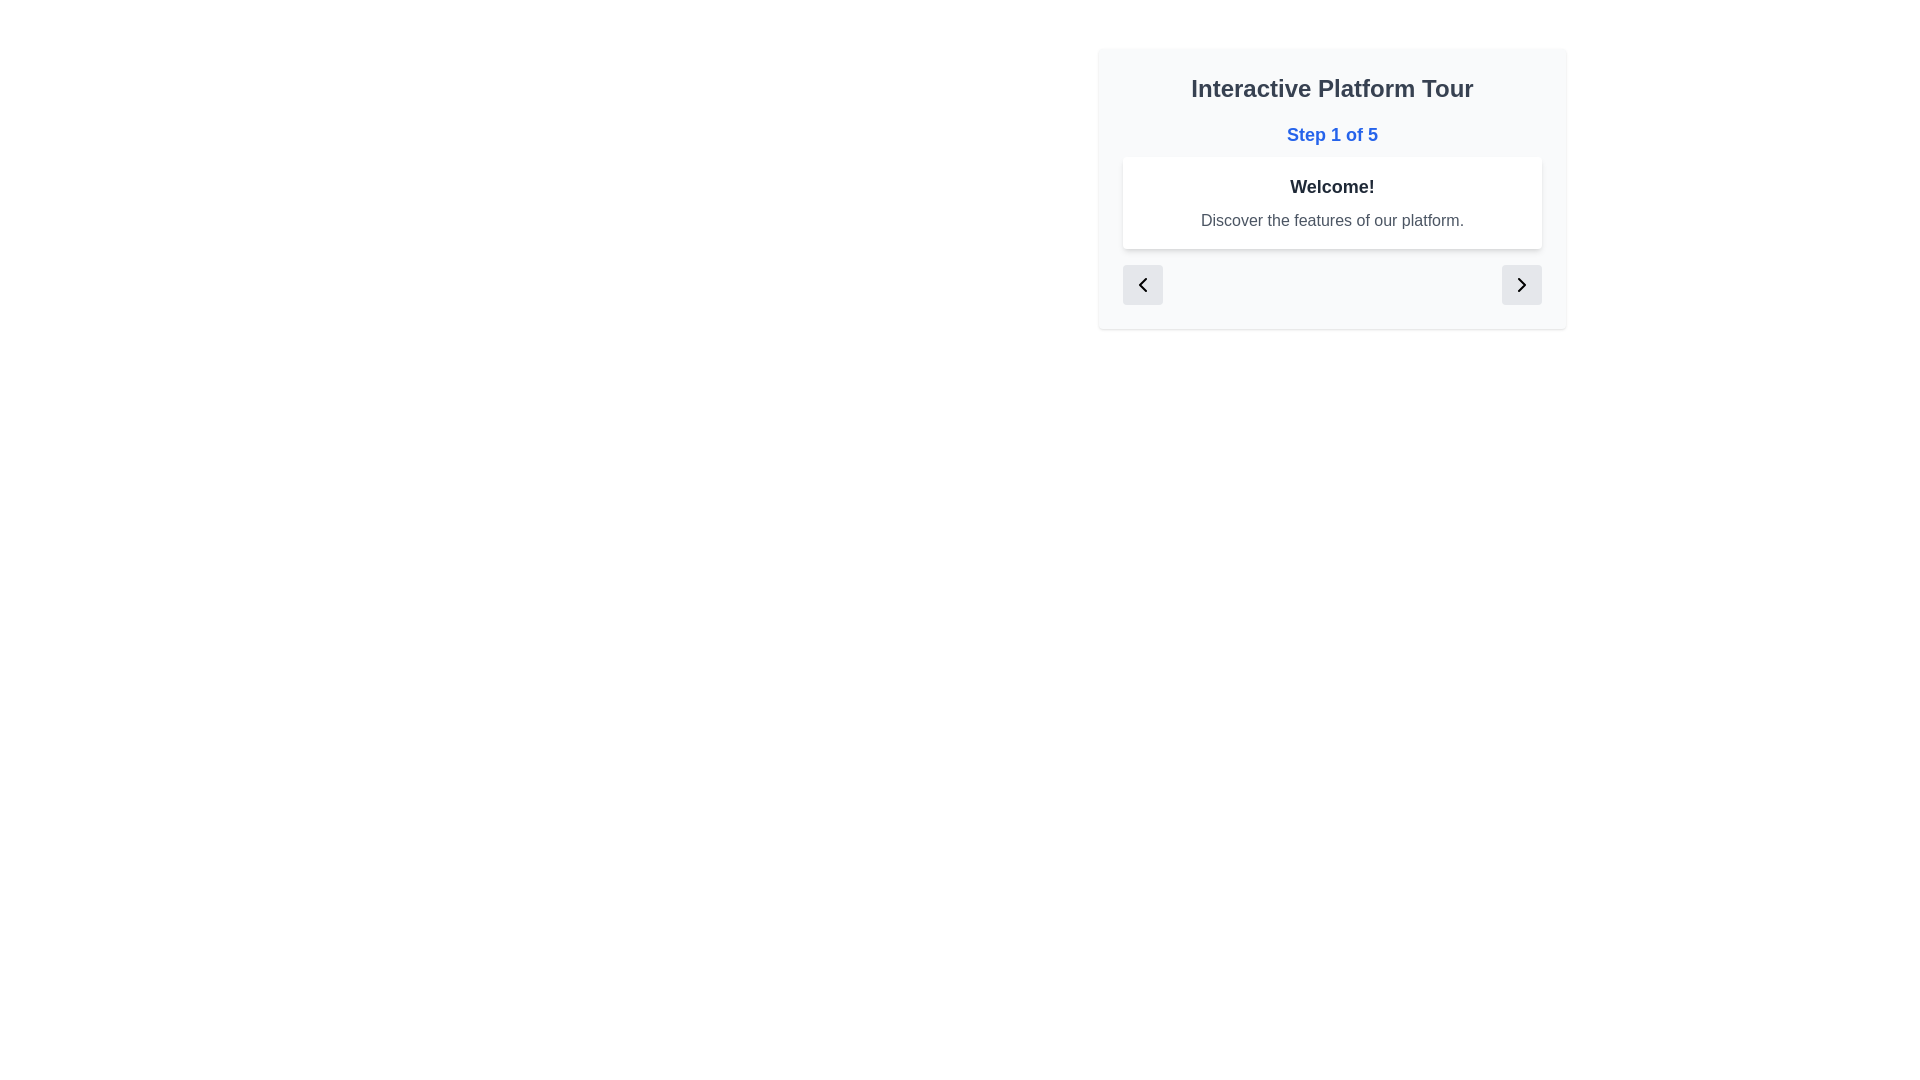 Image resolution: width=1920 pixels, height=1080 pixels. I want to click on the message displayed on the Informational Card located within the 'Interactive Platform Tour' section, positioned below 'Step 1 of 5', so click(1332, 203).